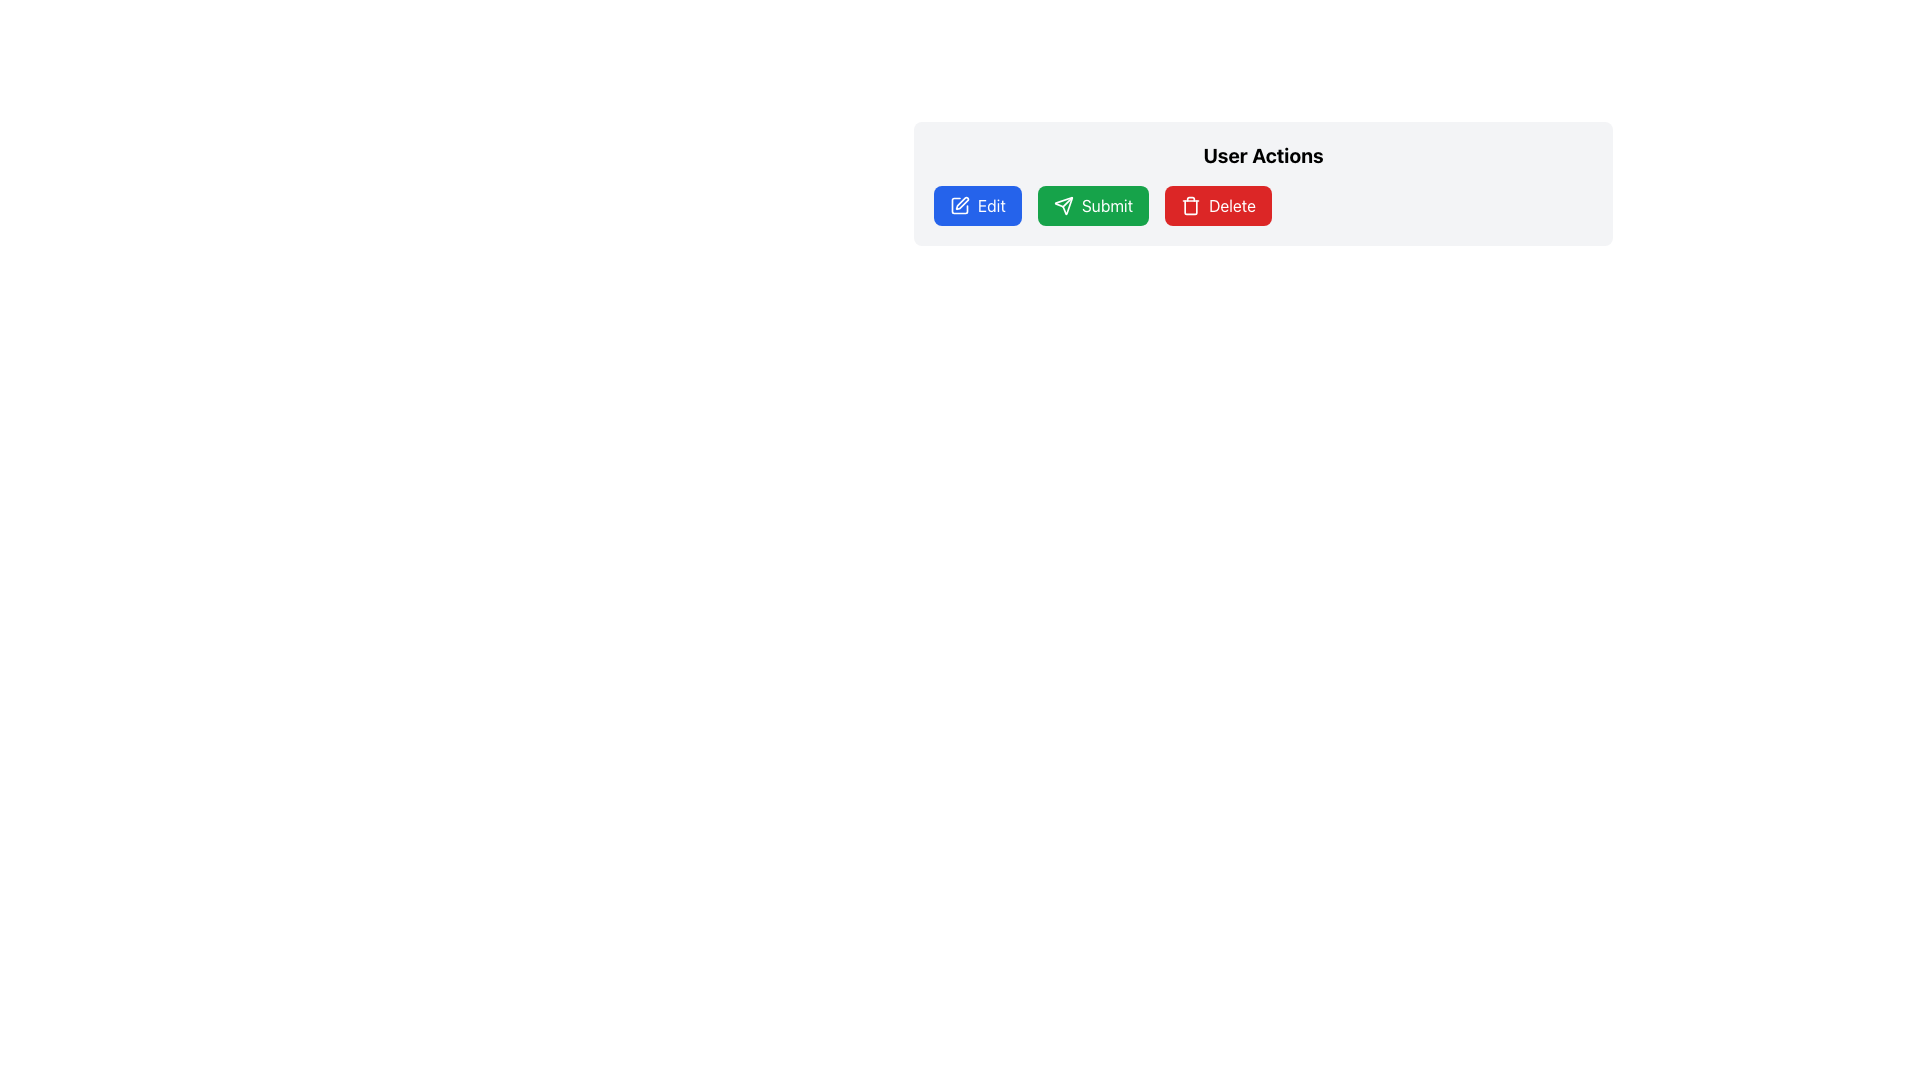 This screenshot has width=1920, height=1080. I want to click on the Edit icon located at the top-left of the Edit button in the user interface, so click(960, 205).